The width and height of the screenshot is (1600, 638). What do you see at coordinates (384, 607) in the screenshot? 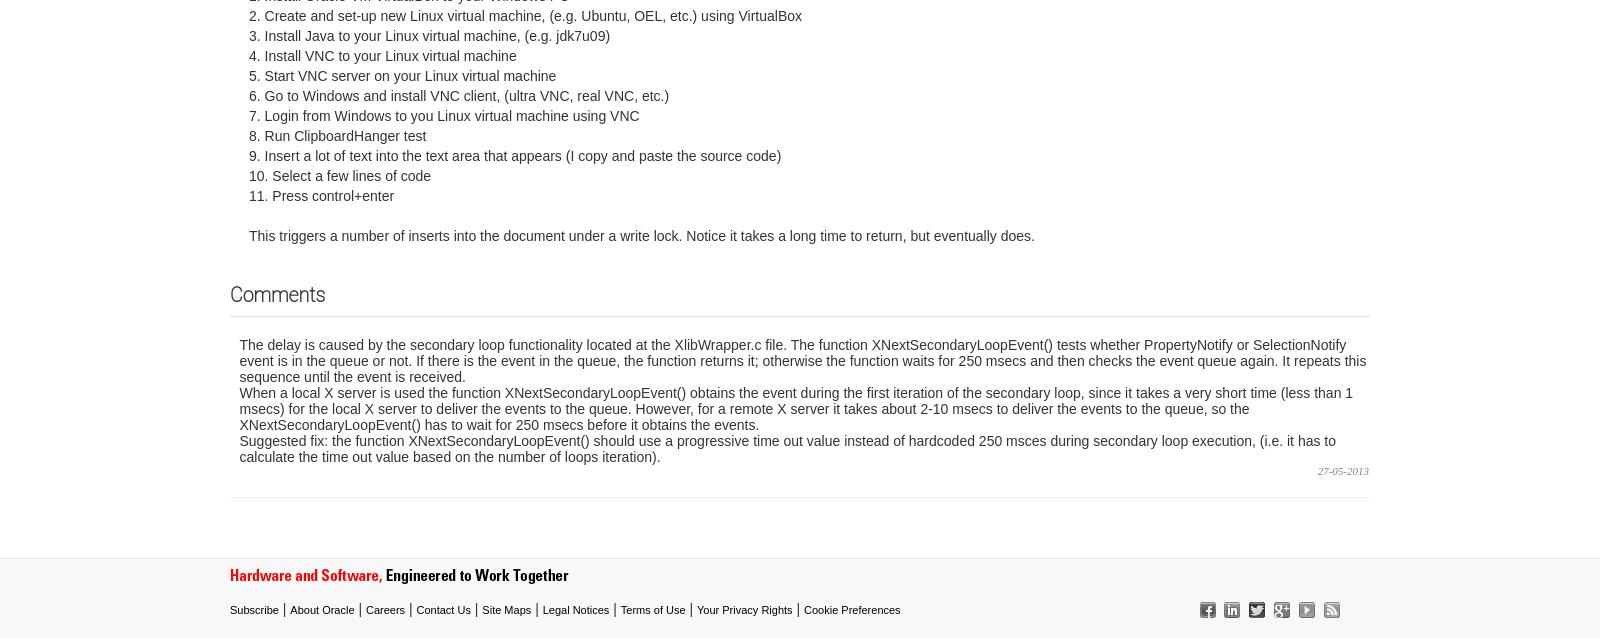
I see `'Careers'` at bounding box center [384, 607].